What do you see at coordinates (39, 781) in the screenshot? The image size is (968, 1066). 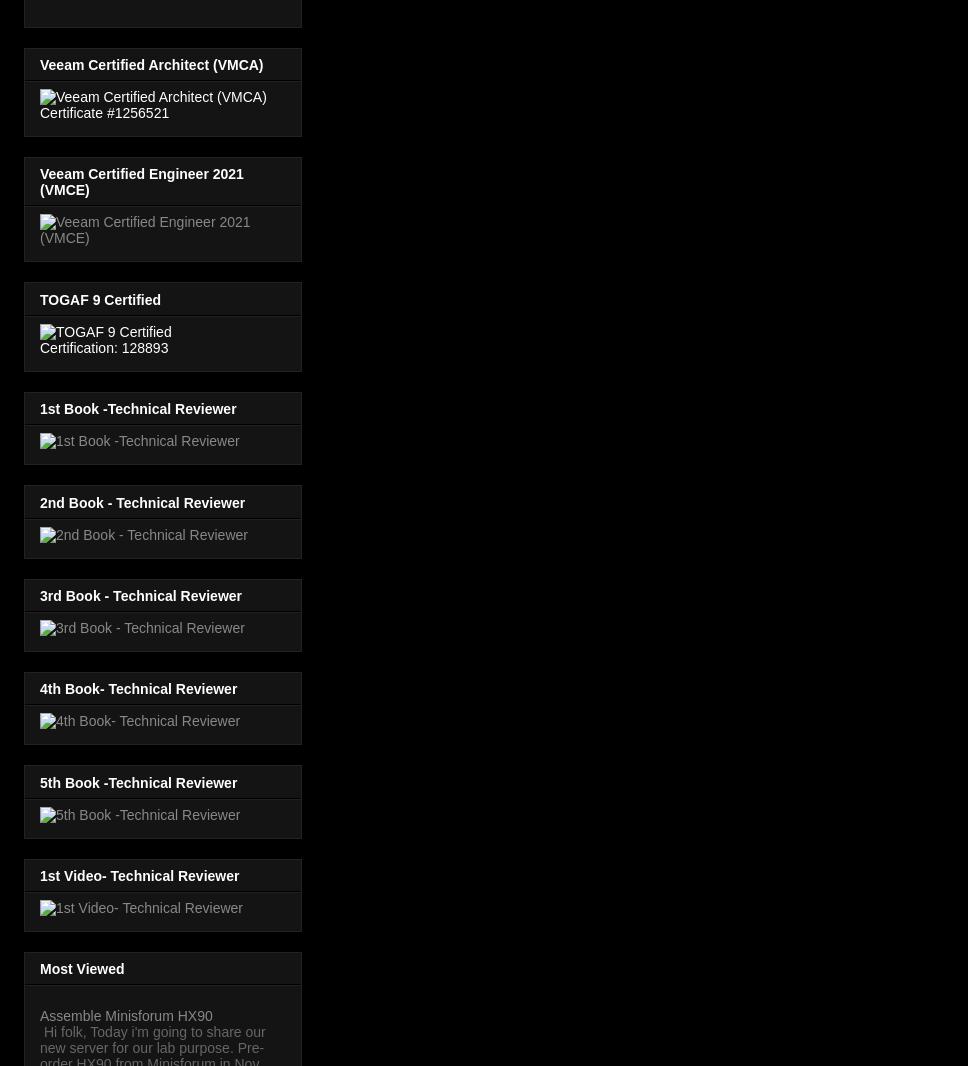 I see `'5th Book -Technical Reviewer'` at bounding box center [39, 781].